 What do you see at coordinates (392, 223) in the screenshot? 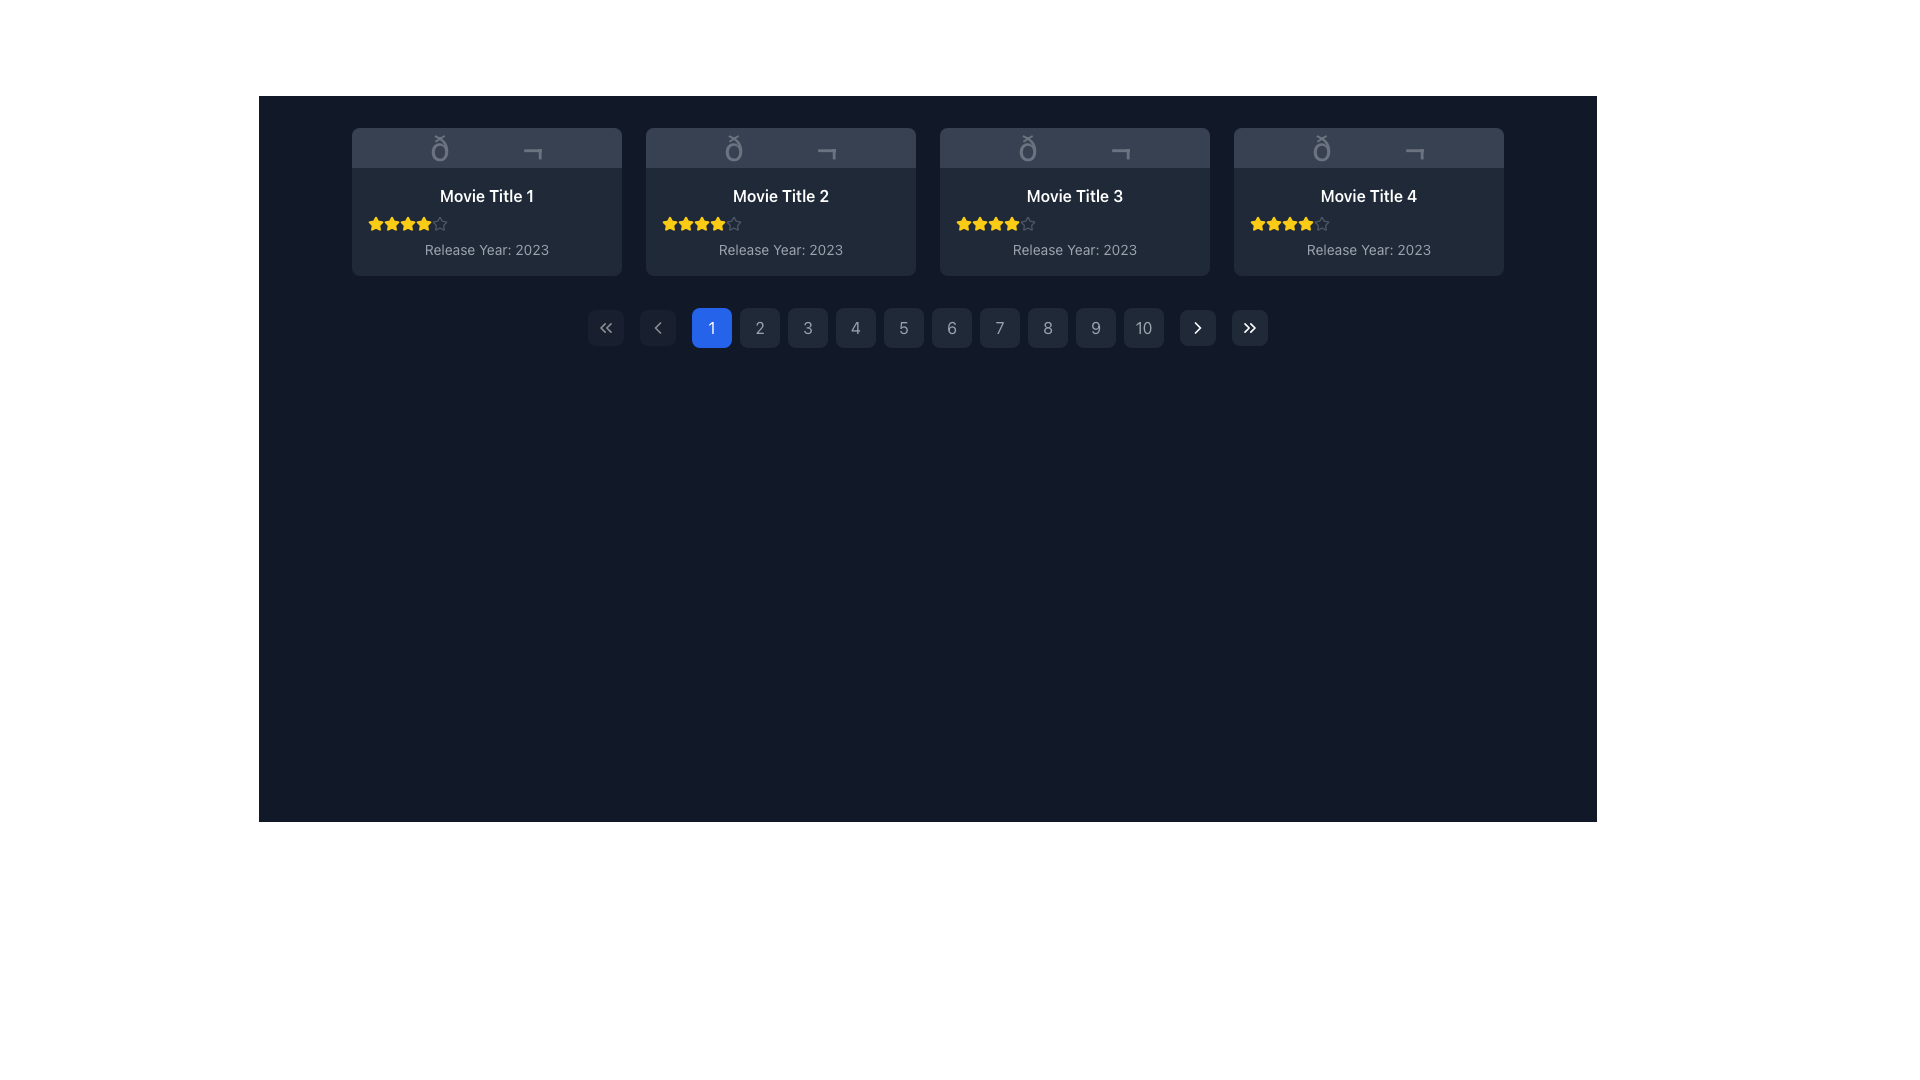
I see `the third yellow star icon in the movie rating system, positioned under 'Movie Title 1' in the first card of the grid layout` at bounding box center [392, 223].